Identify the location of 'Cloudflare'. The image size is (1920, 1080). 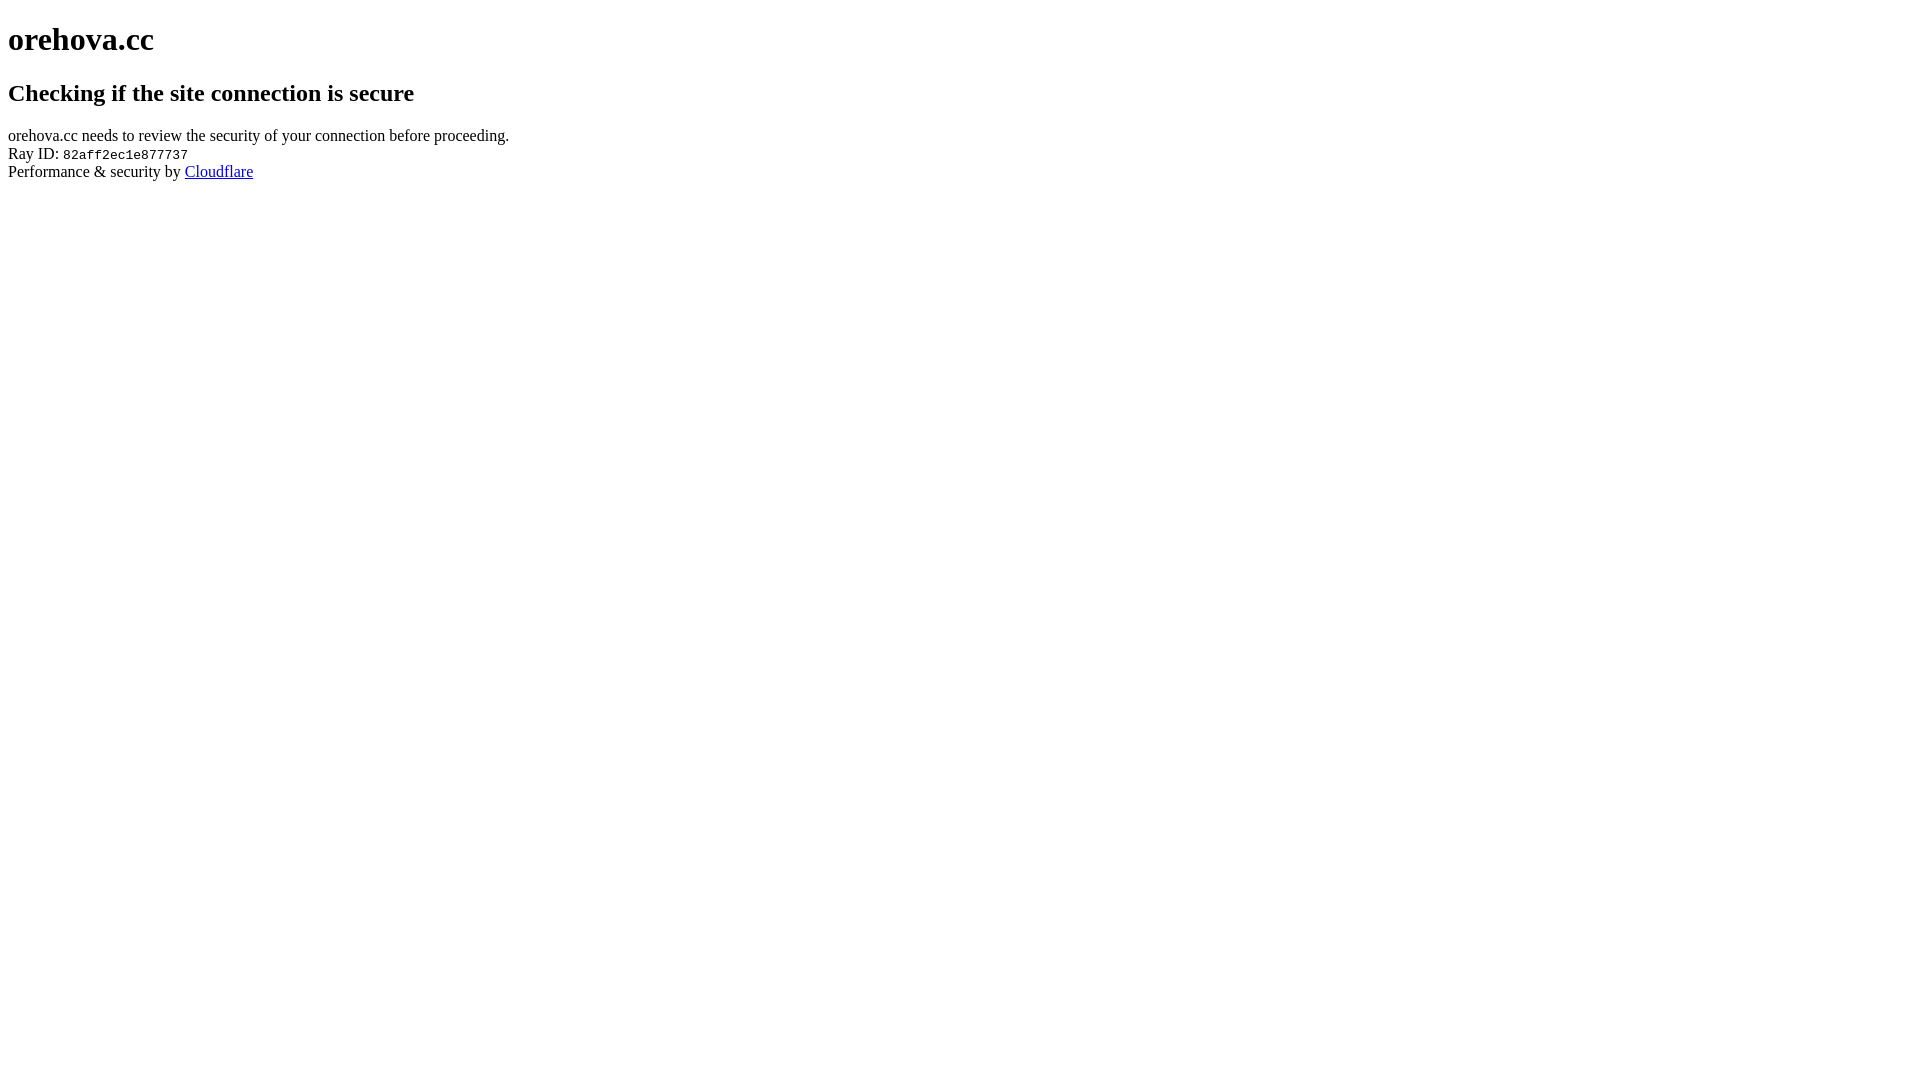
(185, 170).